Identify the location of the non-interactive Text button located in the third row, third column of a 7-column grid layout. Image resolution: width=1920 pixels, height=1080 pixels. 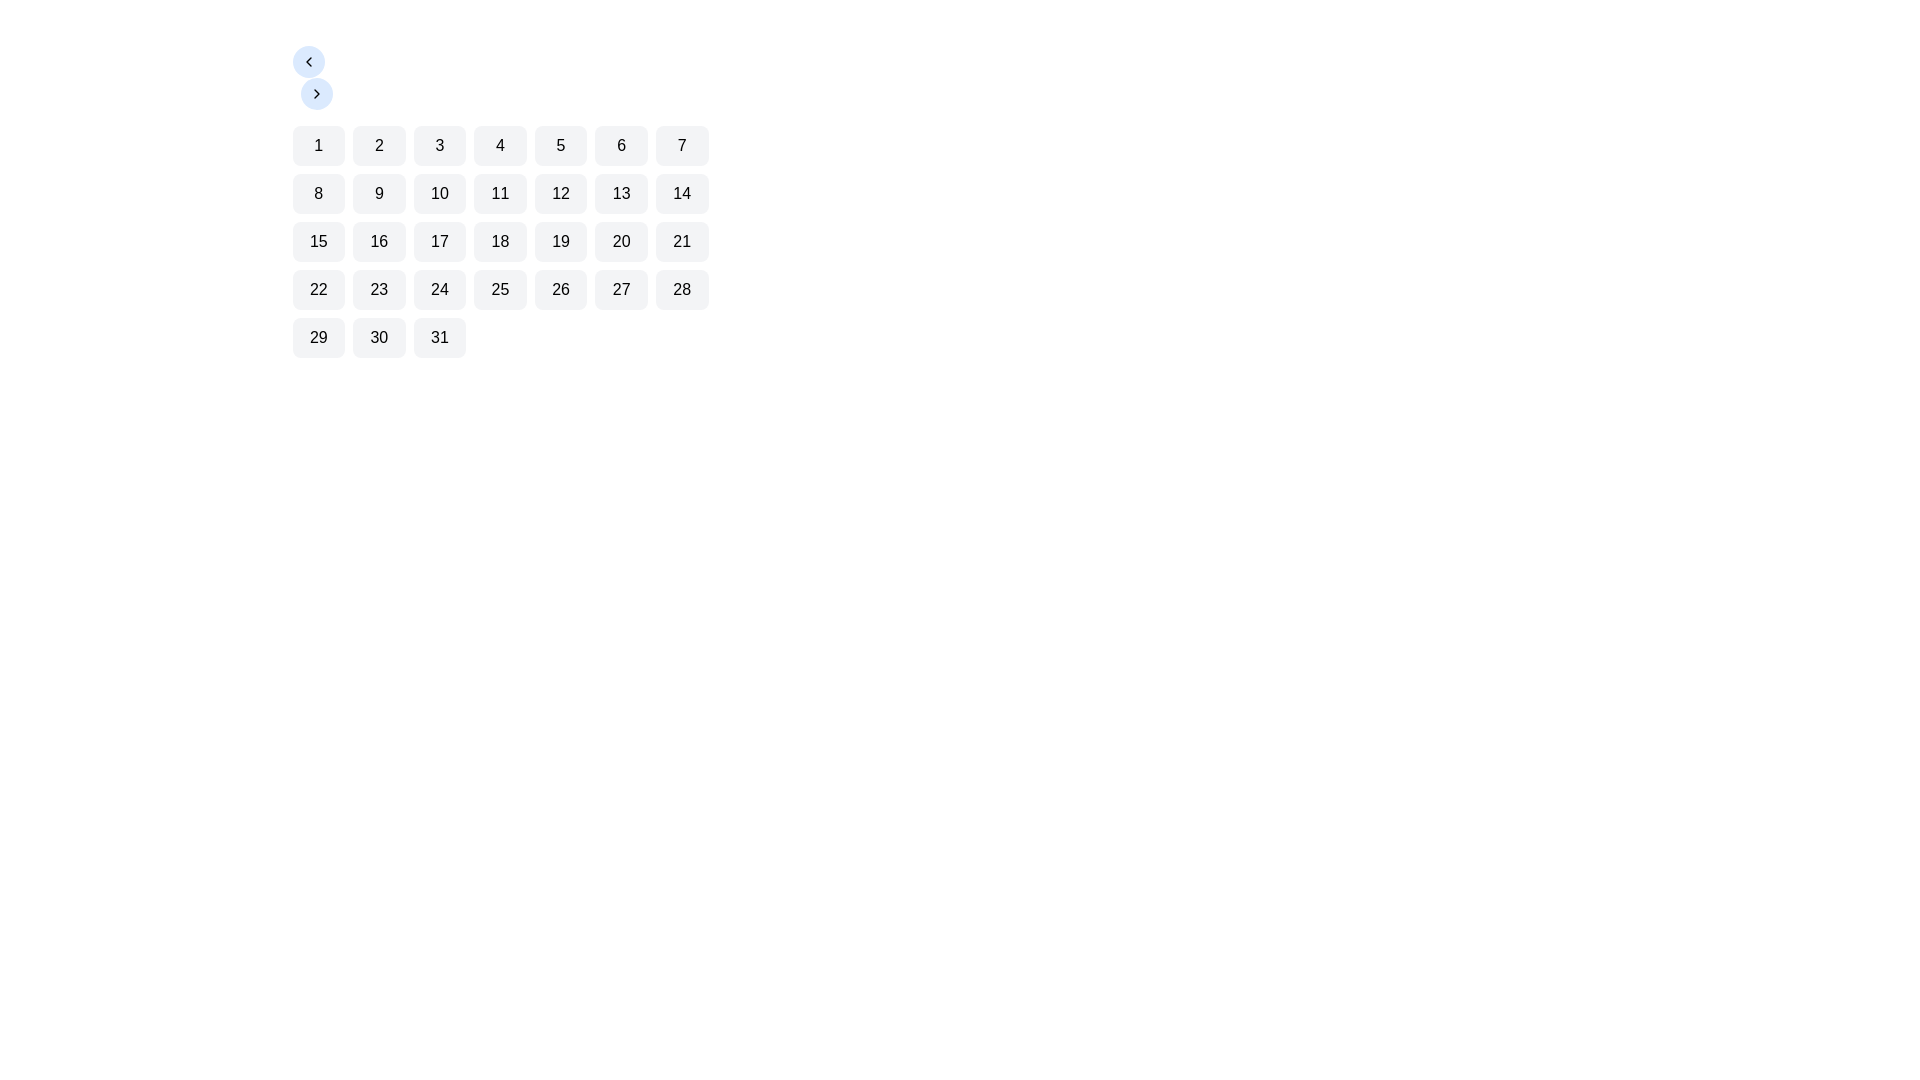
(438, 241).